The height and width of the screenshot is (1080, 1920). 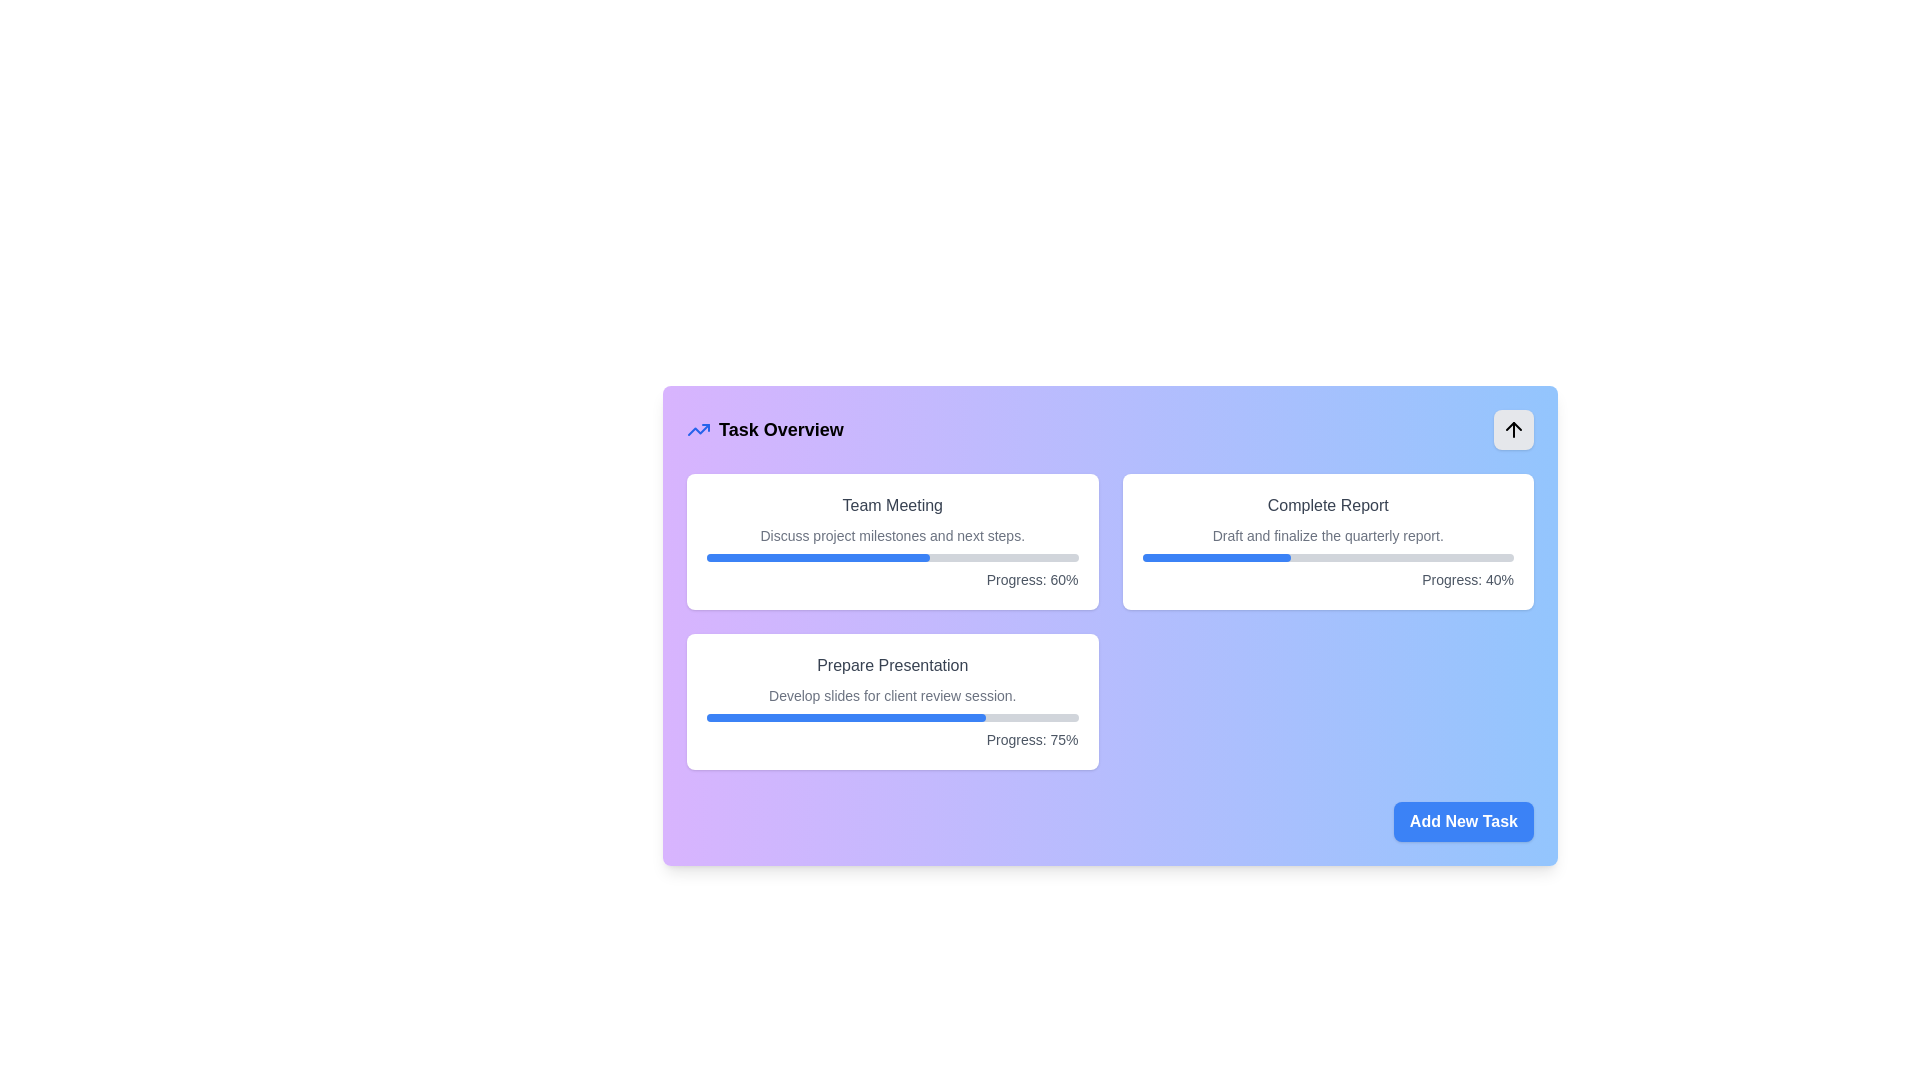 What do you see at coordinates (797, 716) in the screenshot?
I see `the progress of the 'Prepare Presentation' task` at bounding box center [797, 716].